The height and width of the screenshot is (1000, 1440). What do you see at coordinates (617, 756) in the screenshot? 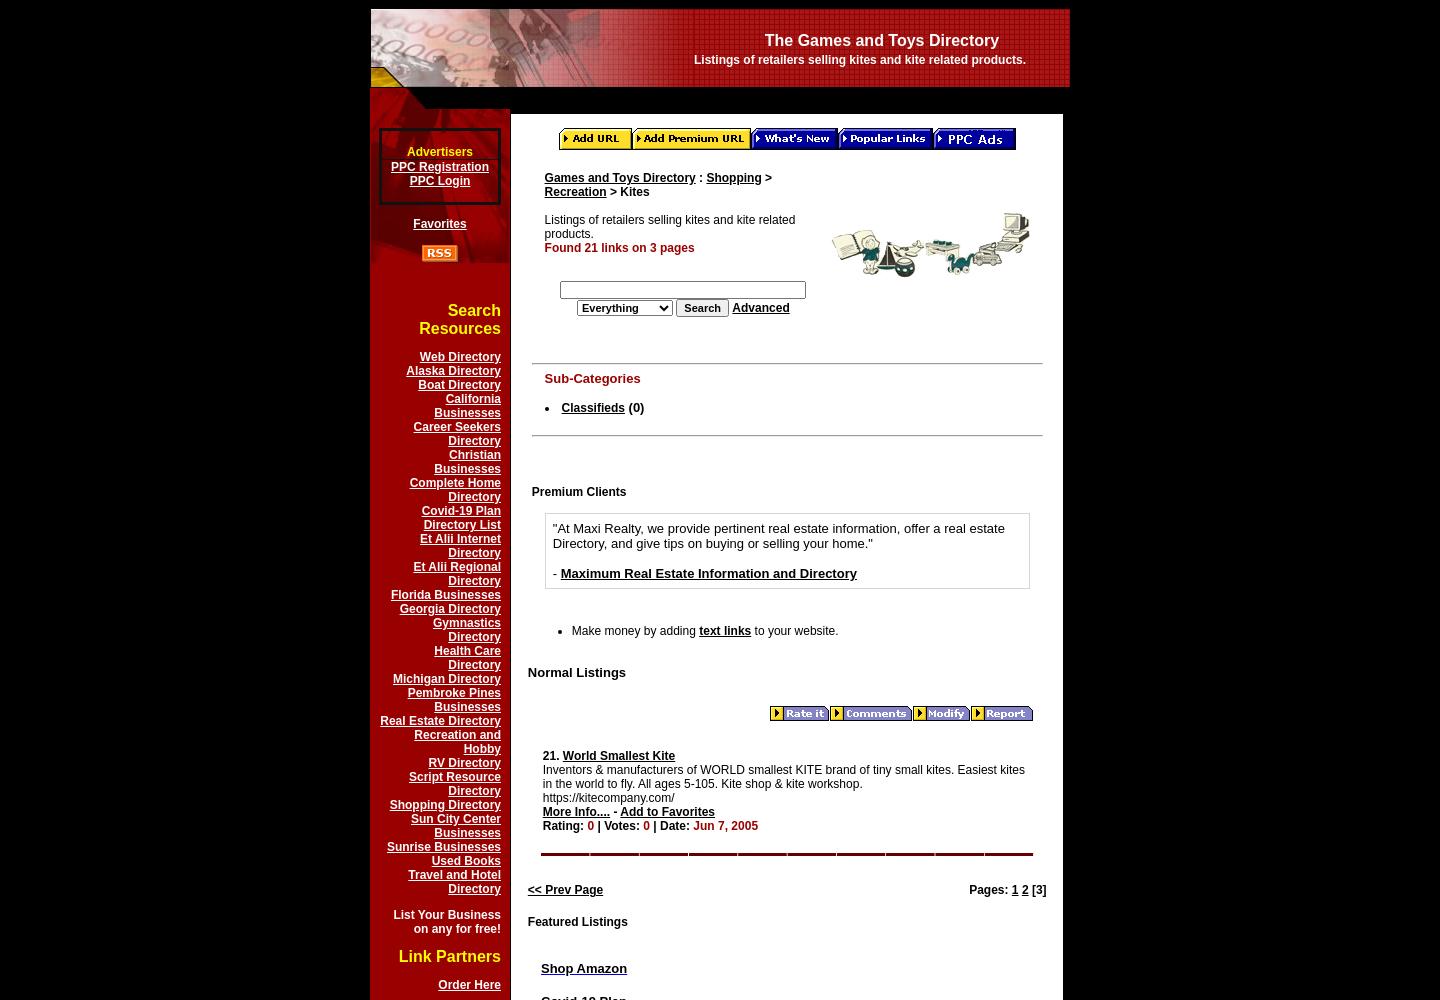
I see `'World Smallest Kite'` at bounding box center [617, 756].